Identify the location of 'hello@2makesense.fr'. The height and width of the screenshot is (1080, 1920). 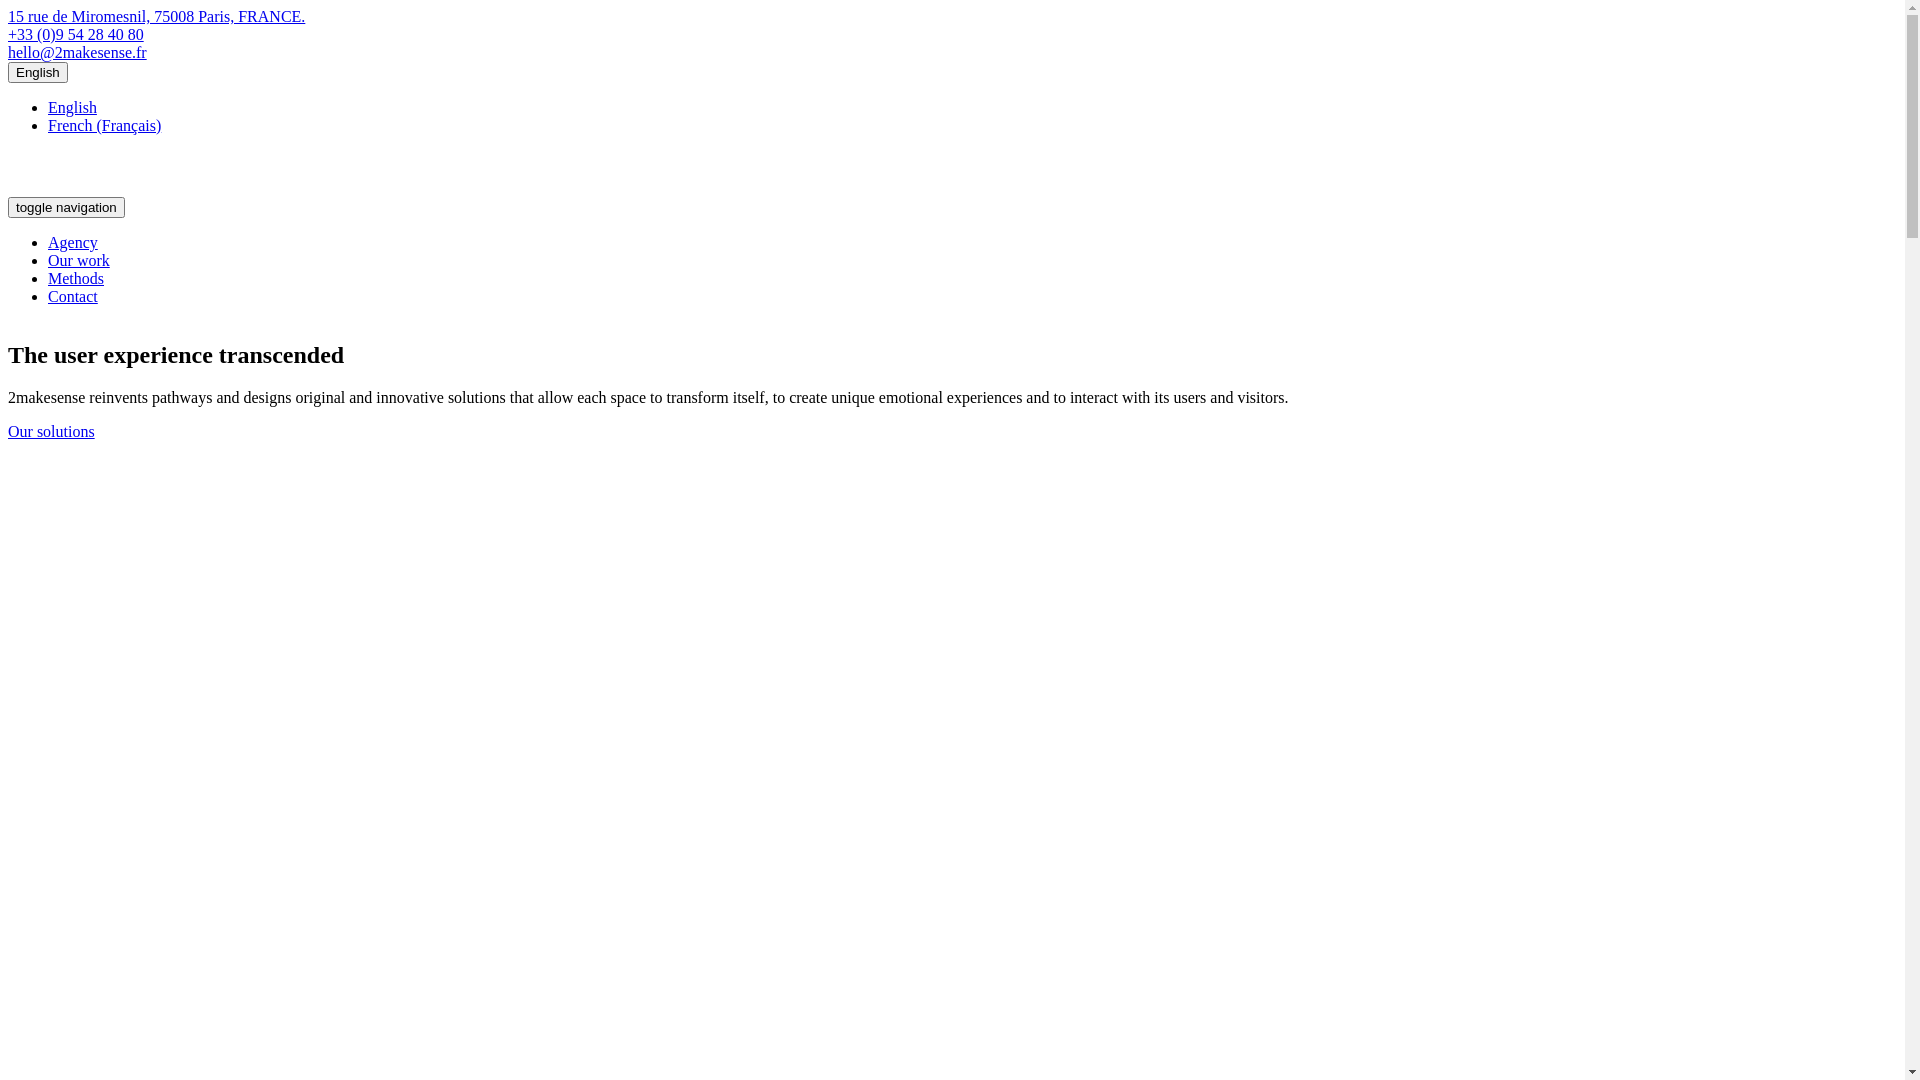
(77, 51).